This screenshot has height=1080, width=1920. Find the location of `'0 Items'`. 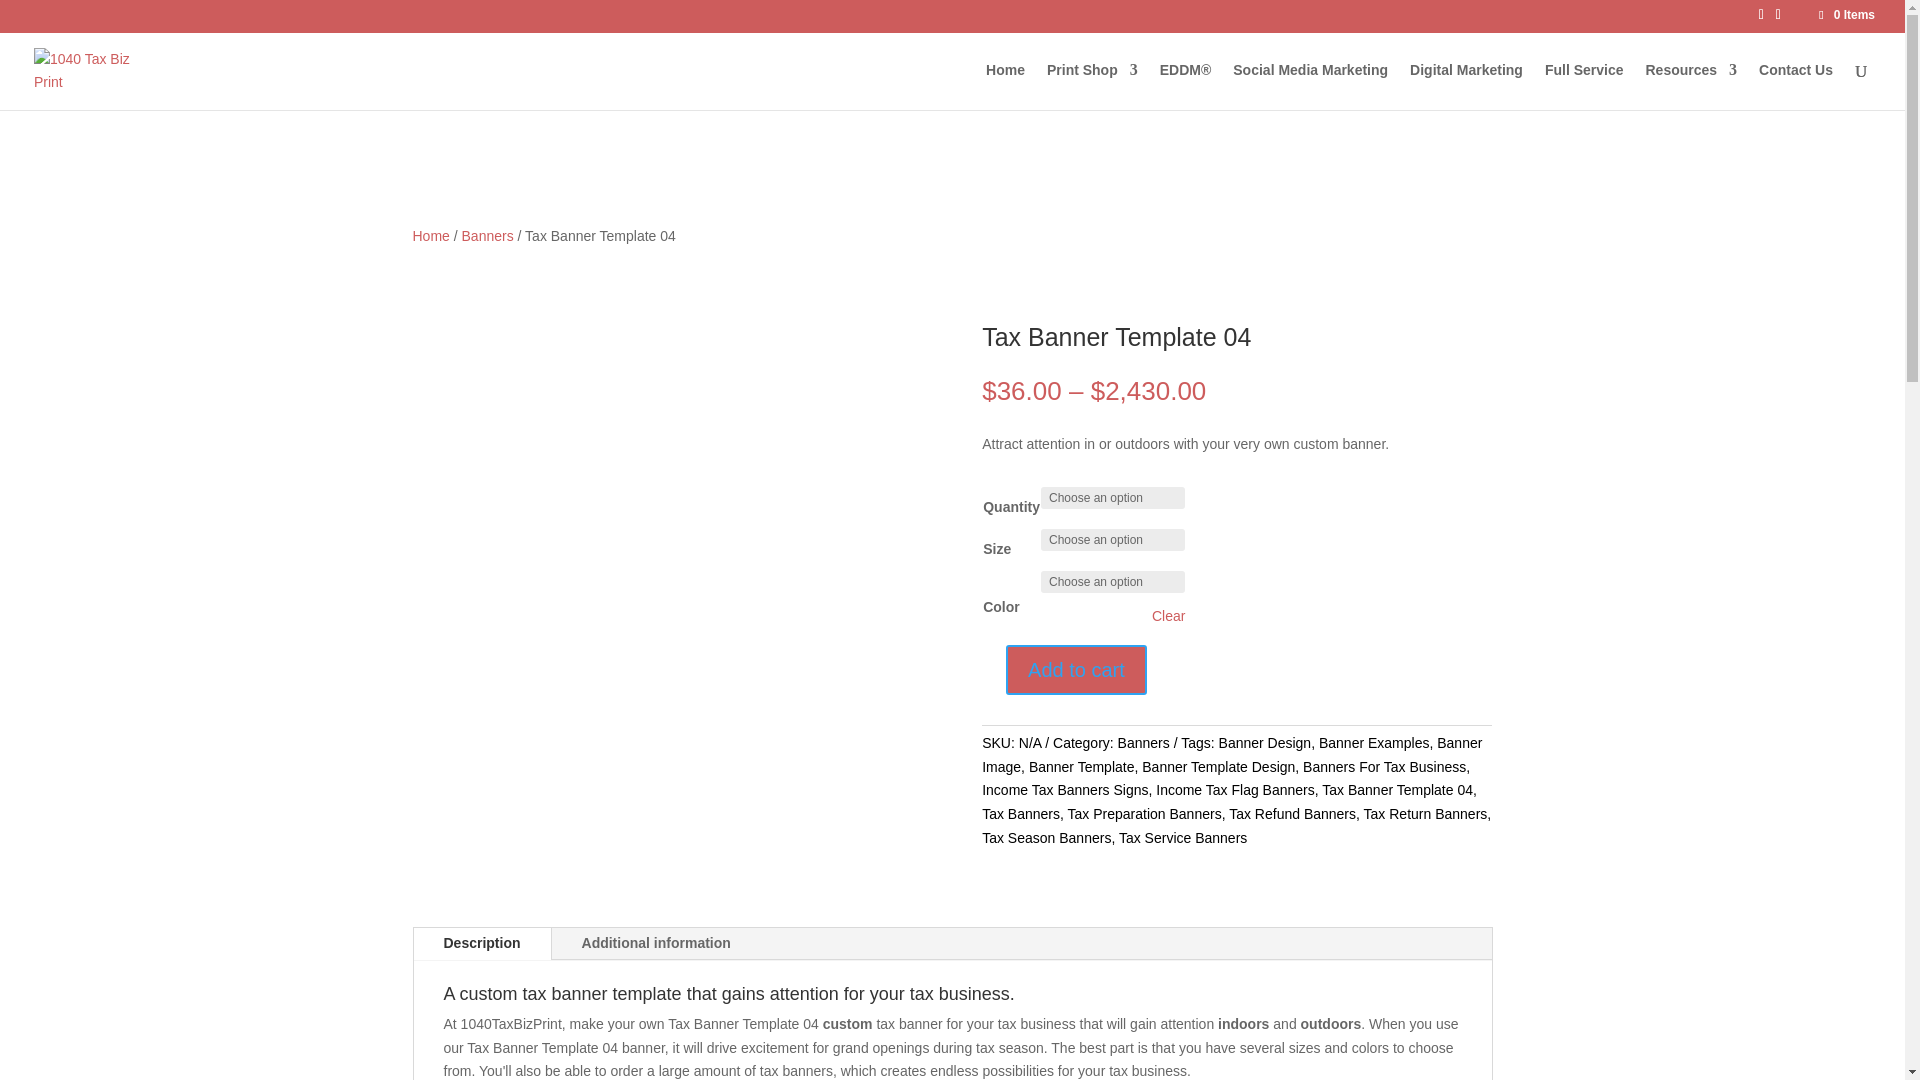

'0 Items' is located at coordinates (1815, 15).